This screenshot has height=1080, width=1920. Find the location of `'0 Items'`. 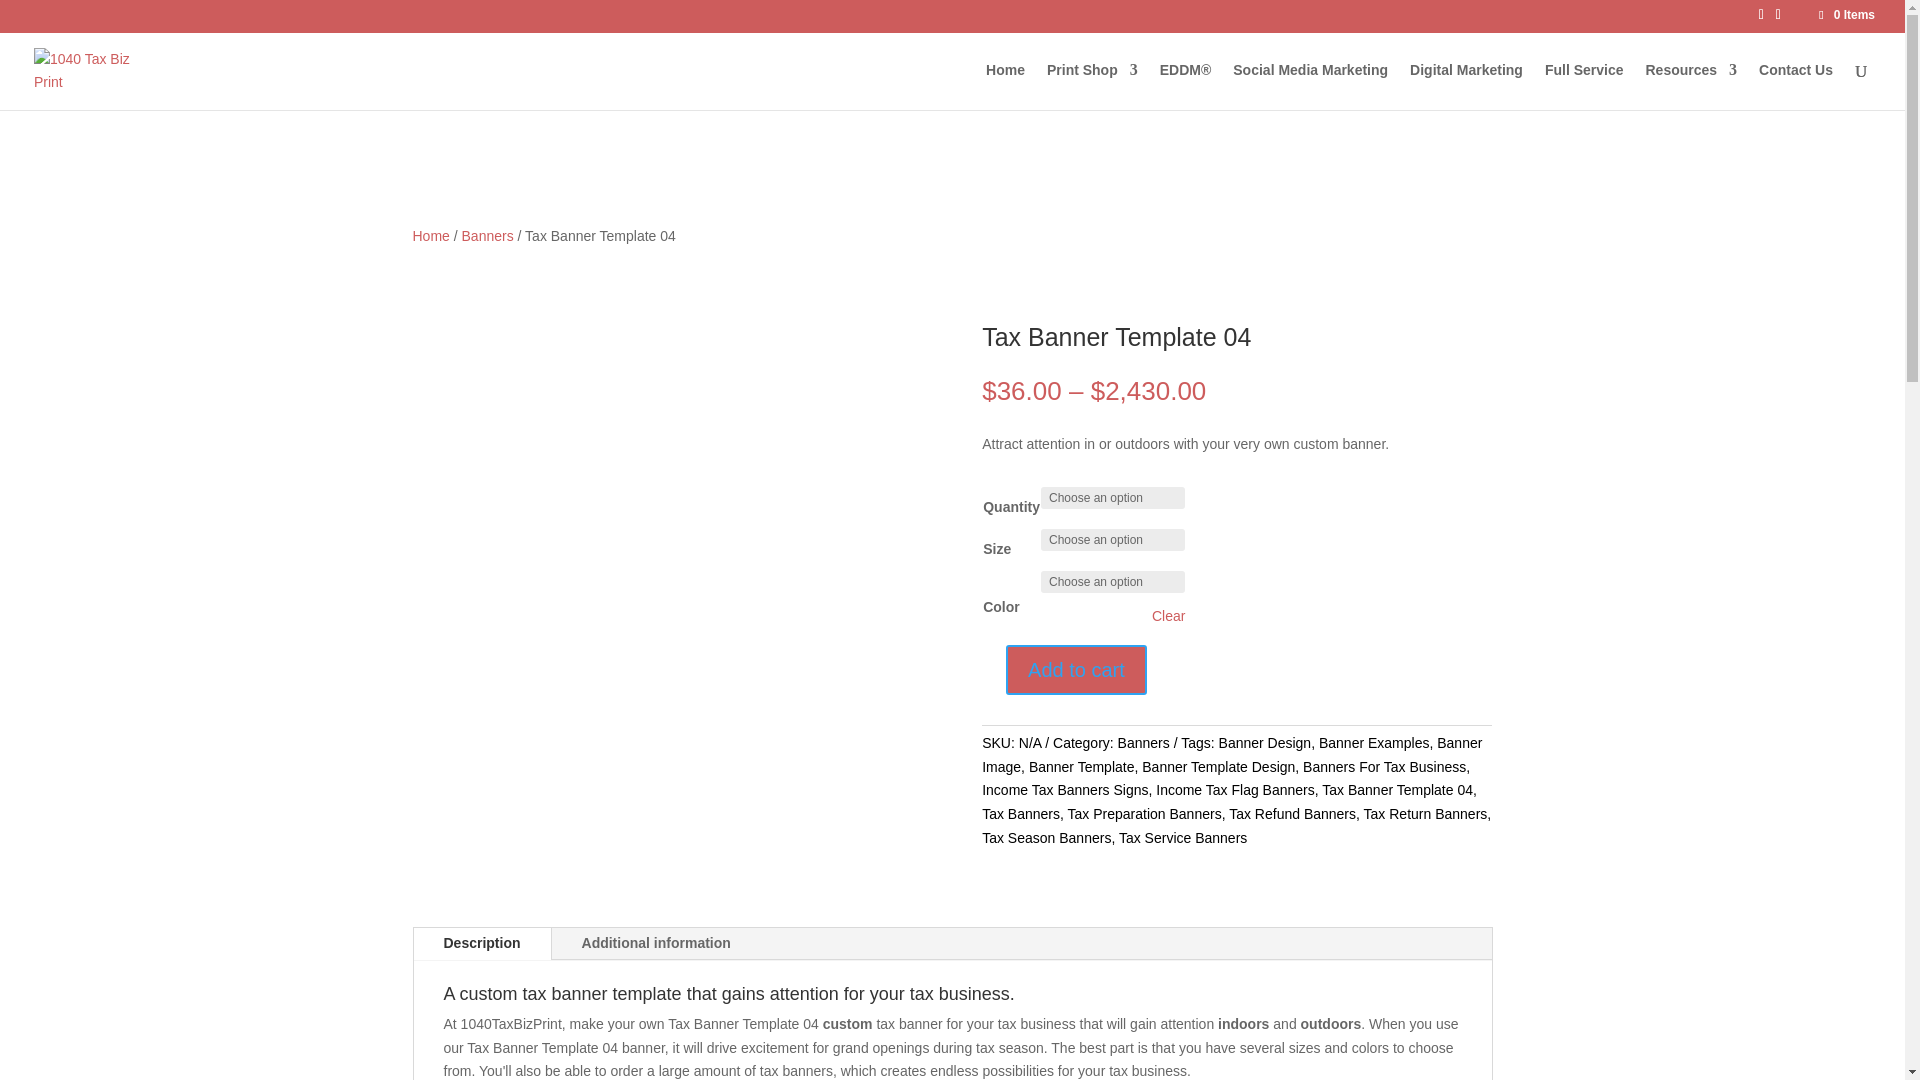

'0 Items' is located at coordinates (1815, 15).